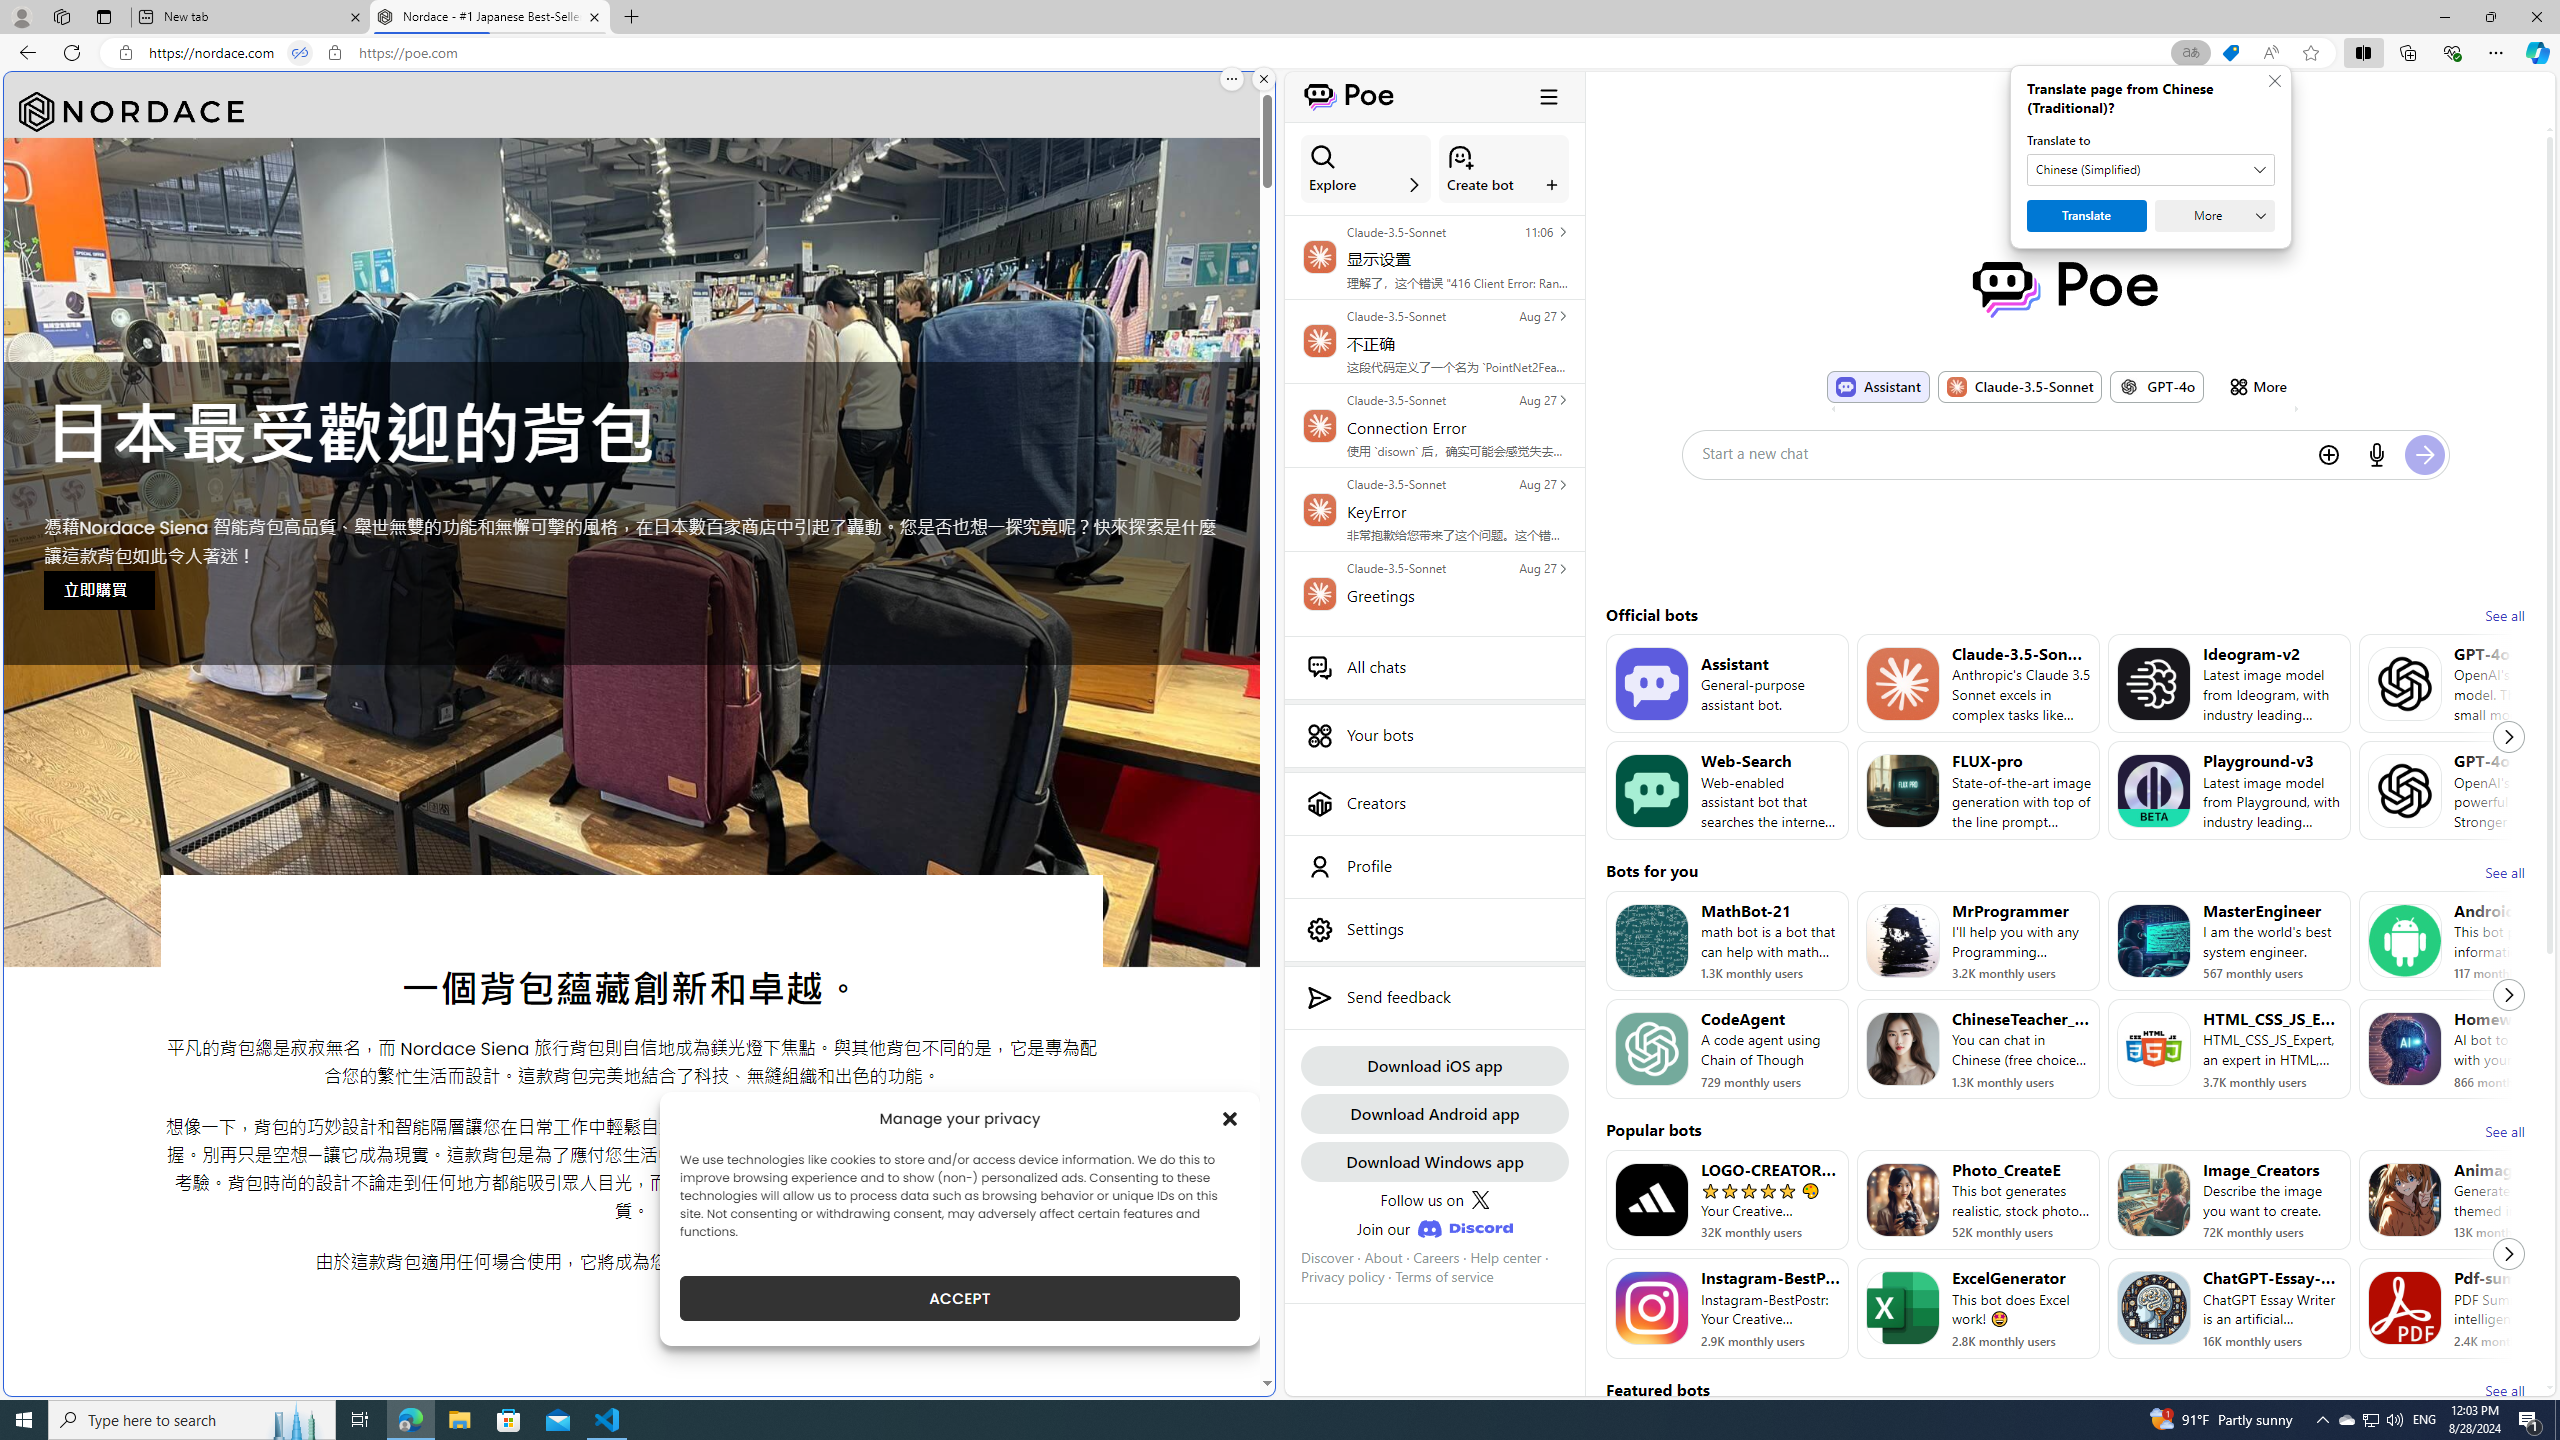  What do you see at coordinates (2503, 1390) in the screenshot?
I see `'See all'` at bounding box center [2503, 1390].